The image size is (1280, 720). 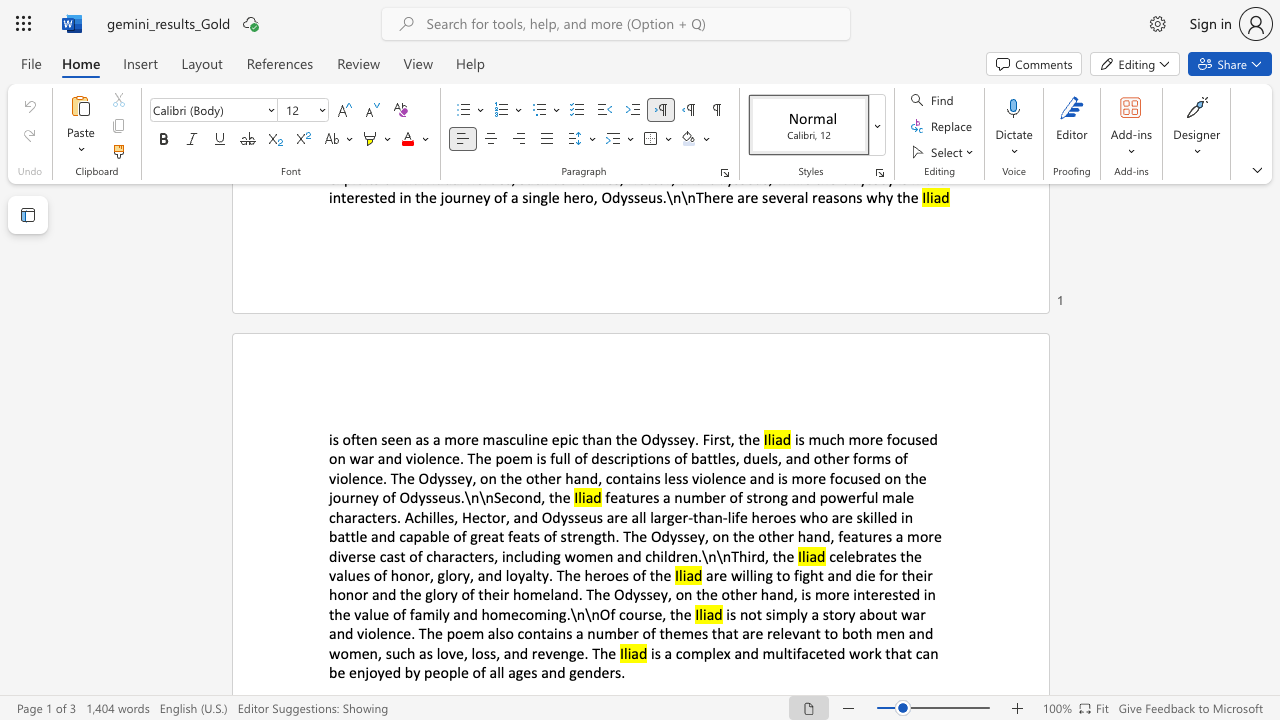 I want to click on the subset text "oyalty." within the text "celebrates the values of honor, glory, and loyalty. The heroes of the", so click(x=509, y=575).